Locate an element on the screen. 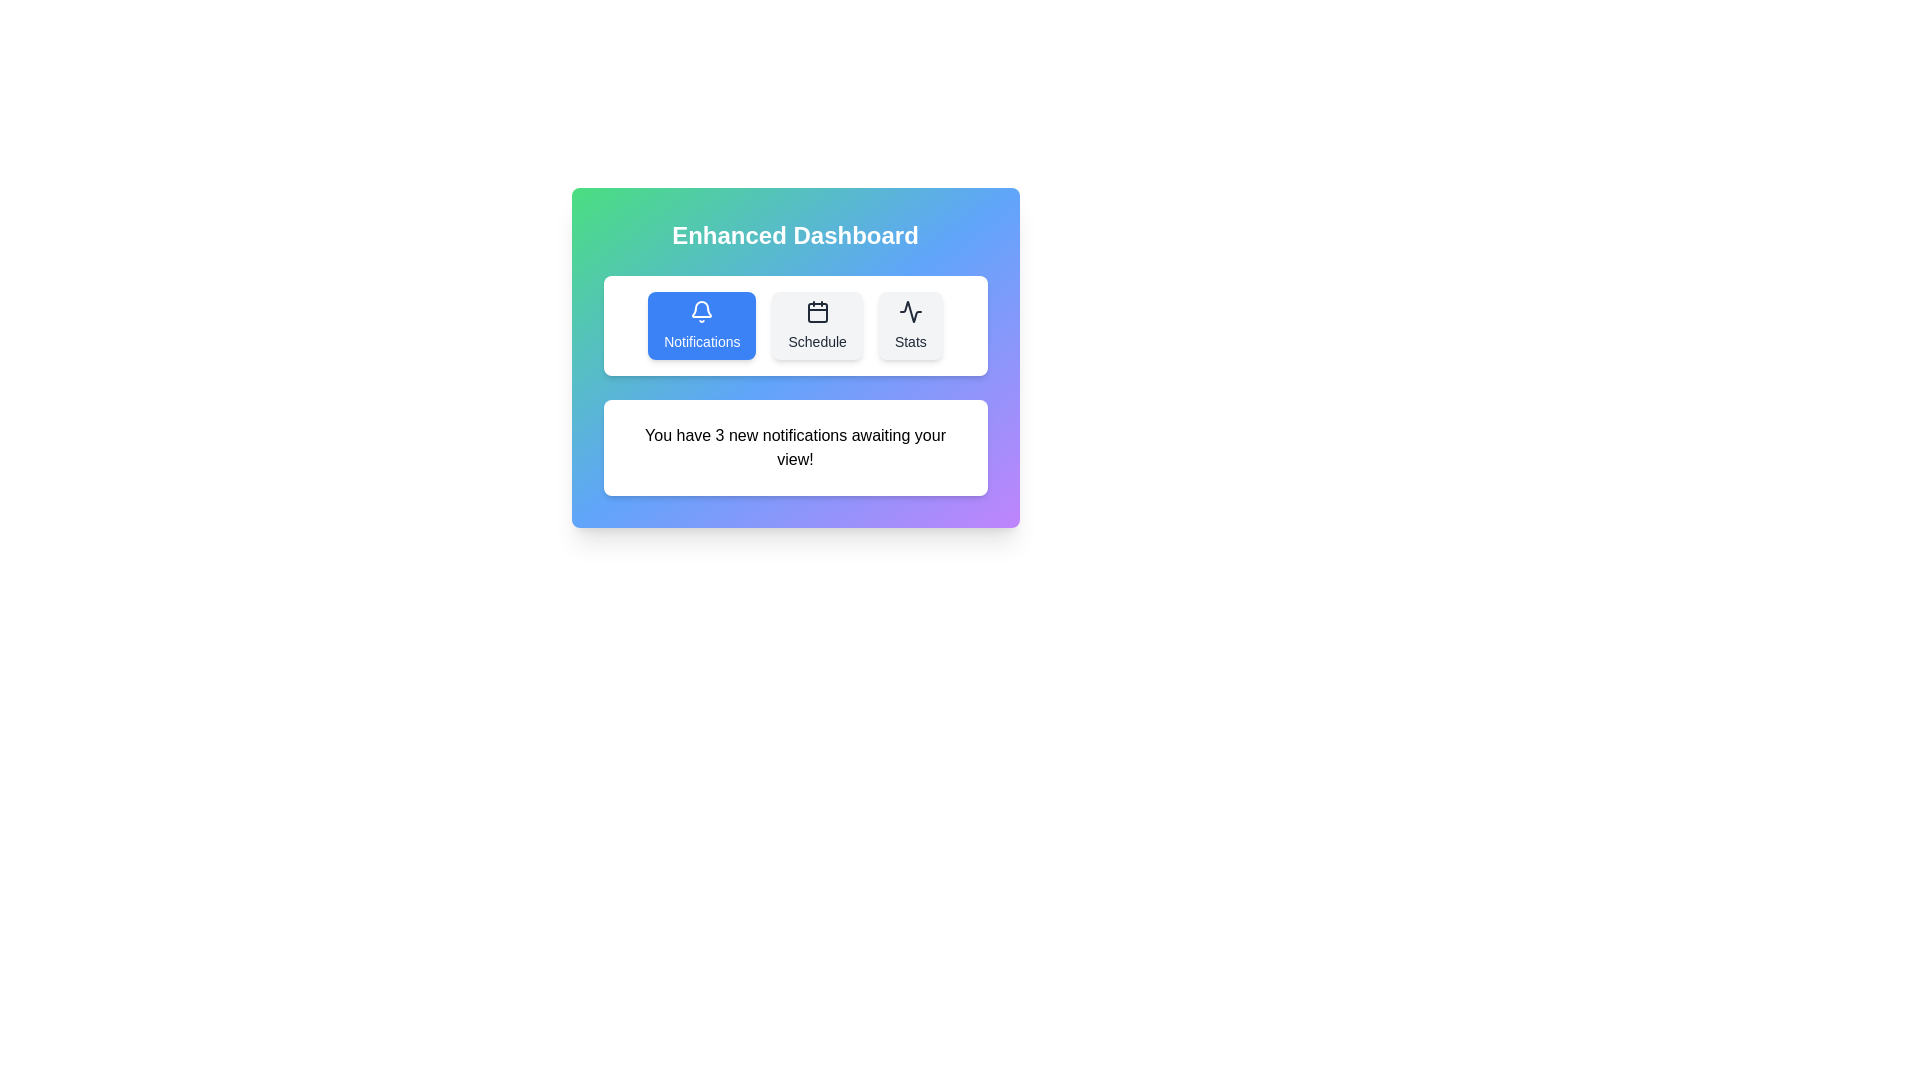 This screenshot has height=1080, width=1920. the 'Stats' button, which is a rectangular button with a light gray background and rounded corners is located at coordinates (909, 325).